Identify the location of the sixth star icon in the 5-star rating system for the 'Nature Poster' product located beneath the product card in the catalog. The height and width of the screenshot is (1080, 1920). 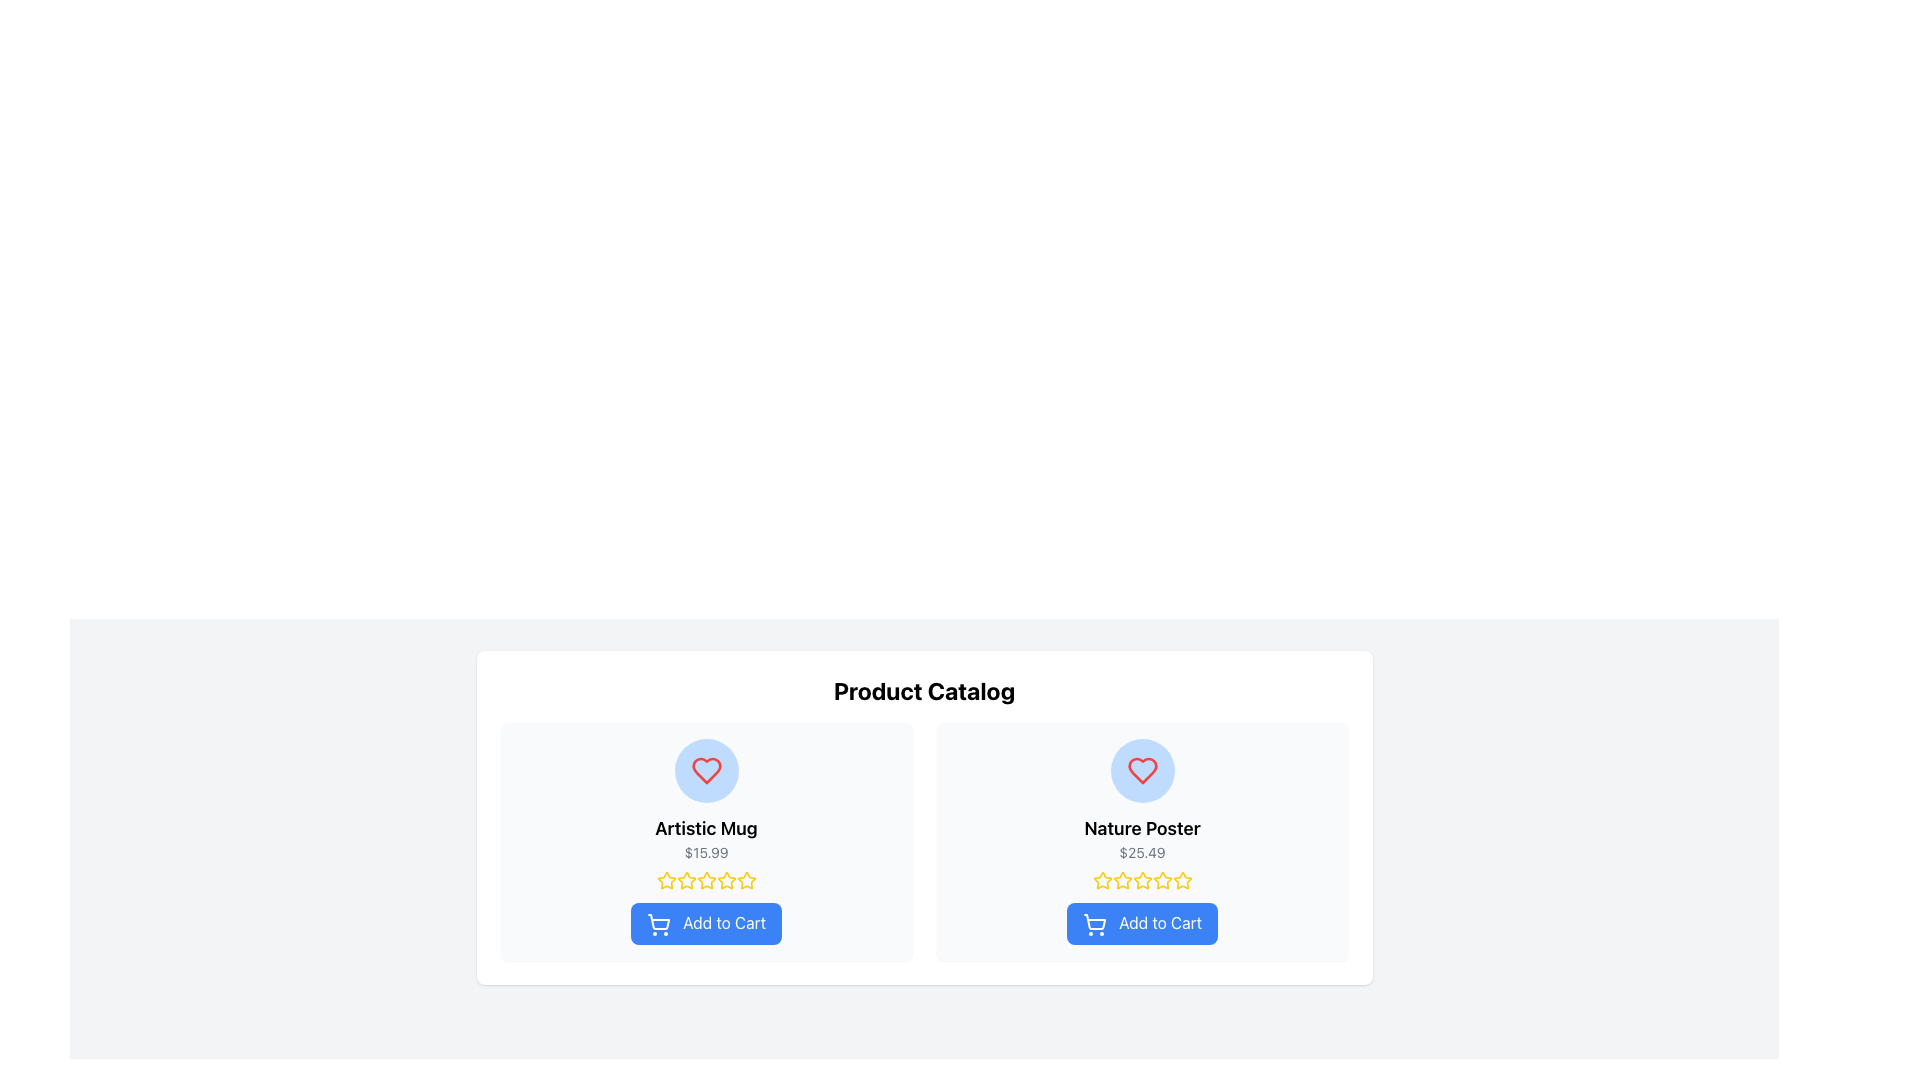
(1162, 879).